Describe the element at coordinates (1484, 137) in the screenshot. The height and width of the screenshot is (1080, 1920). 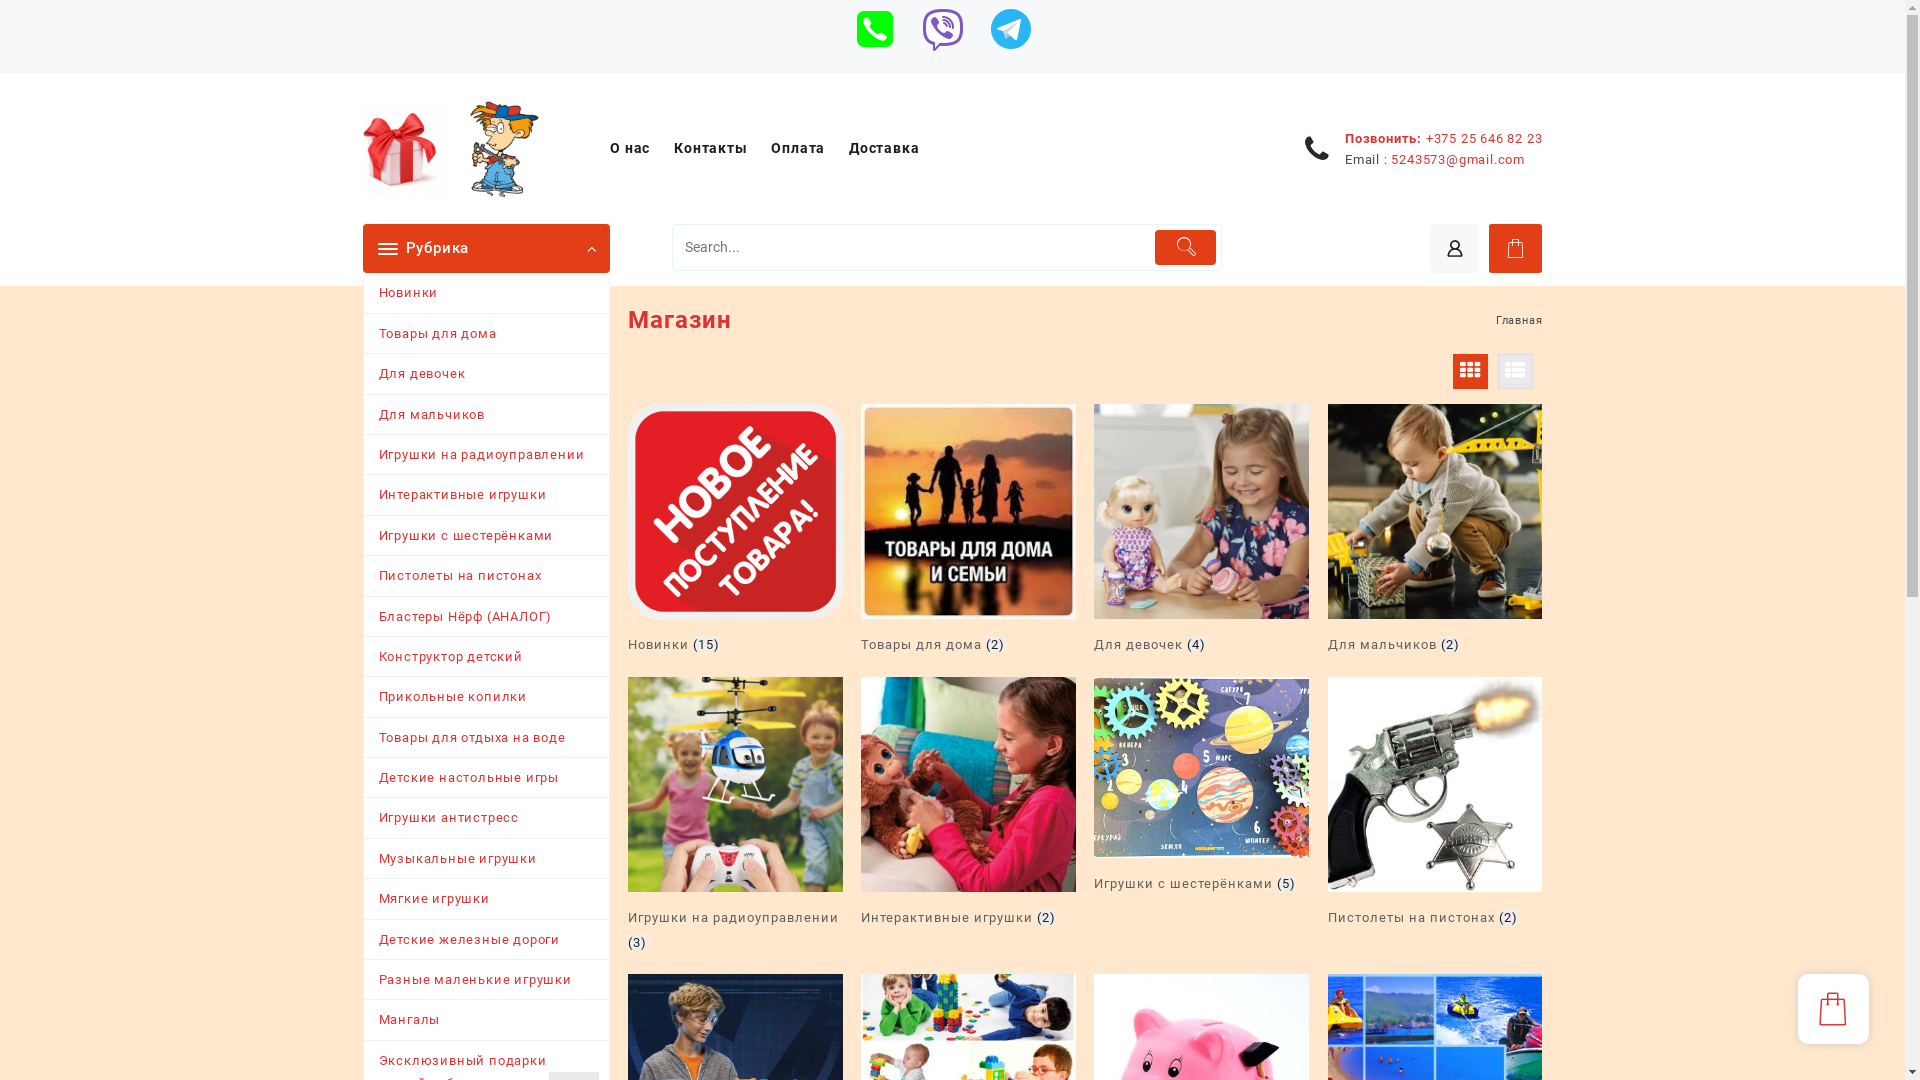
I see `'+375 25 646 82 23'` at that location.